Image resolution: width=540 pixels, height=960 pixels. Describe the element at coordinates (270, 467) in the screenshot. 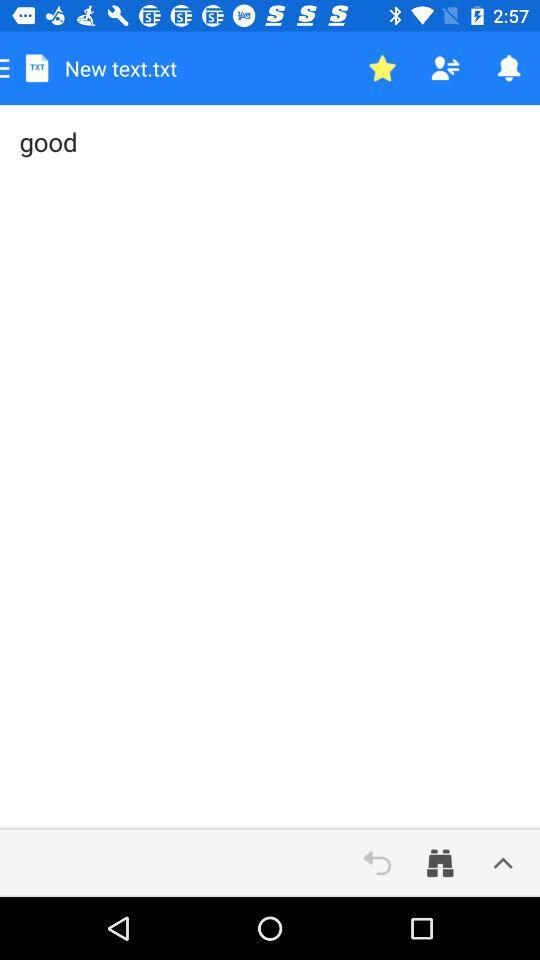

I see `the good icon` at that location.